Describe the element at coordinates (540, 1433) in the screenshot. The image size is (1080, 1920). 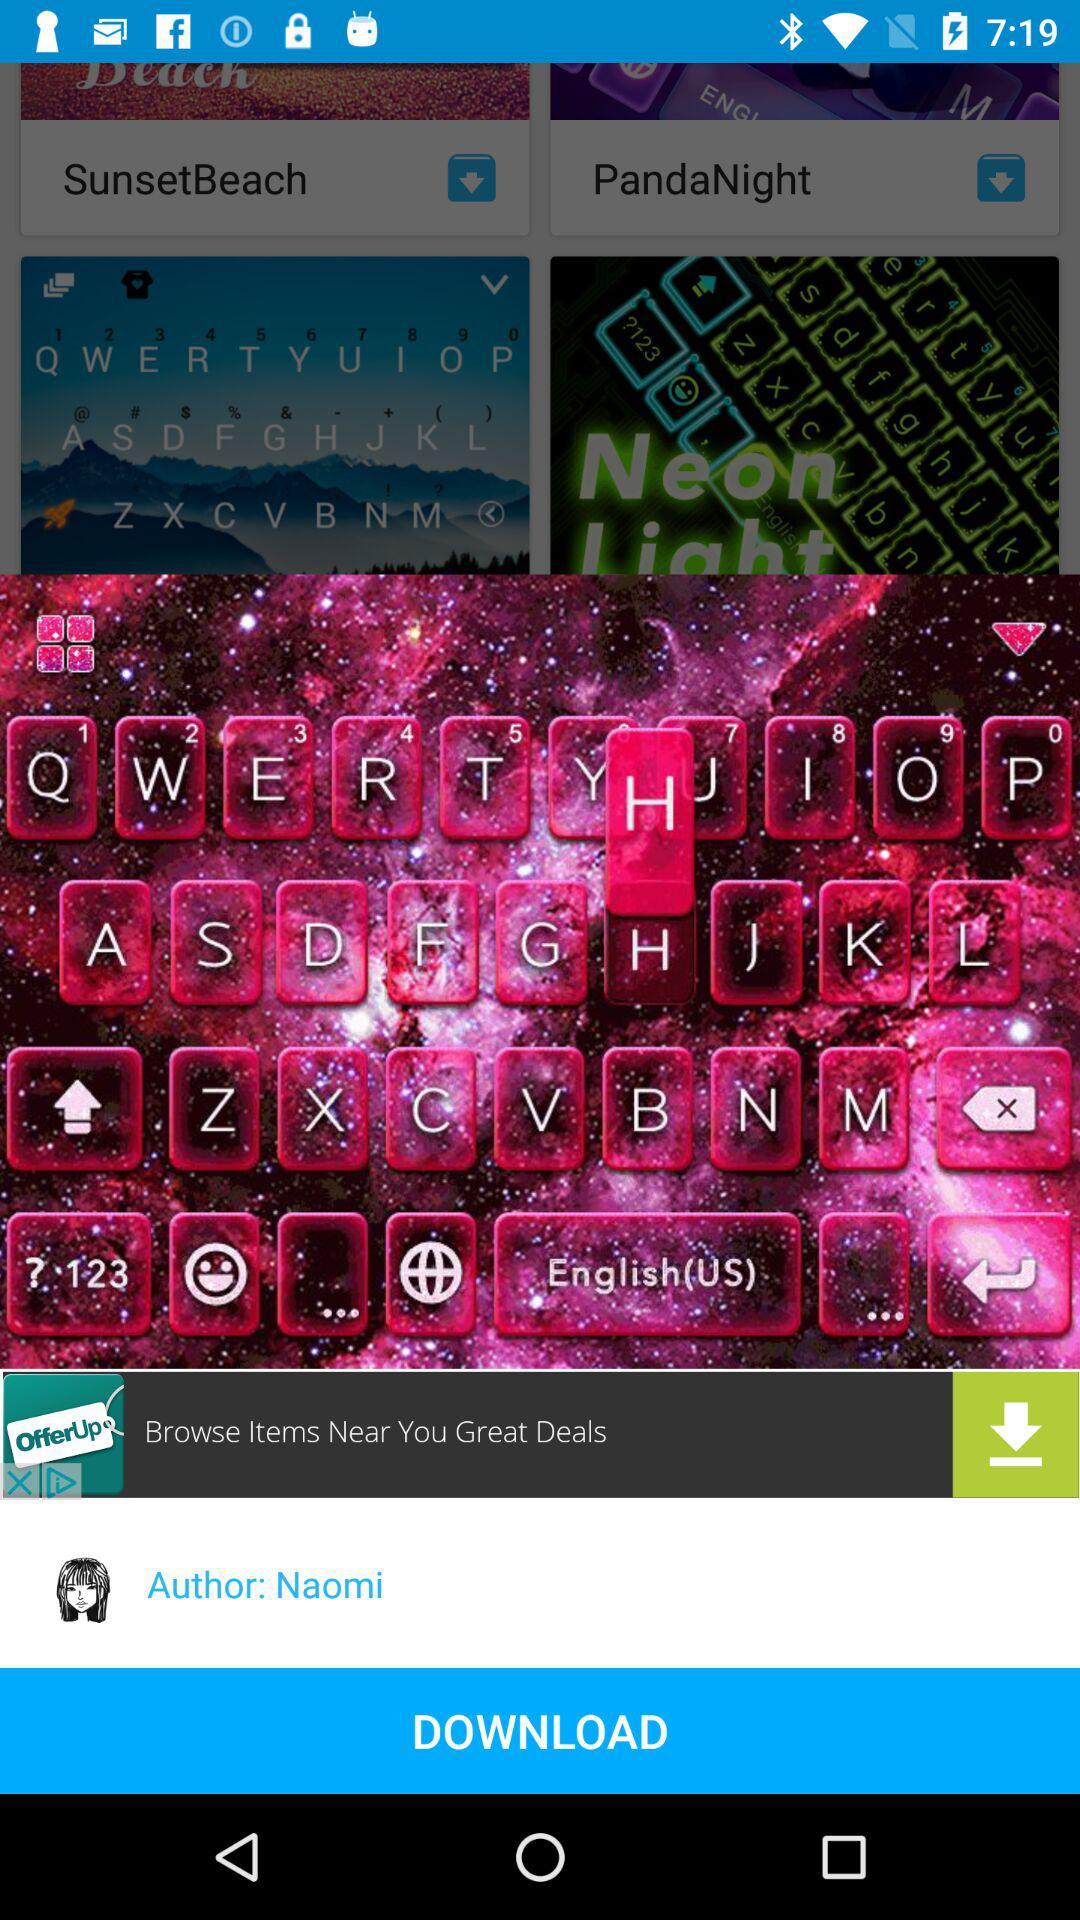
I see `advertisemnt` at that location.